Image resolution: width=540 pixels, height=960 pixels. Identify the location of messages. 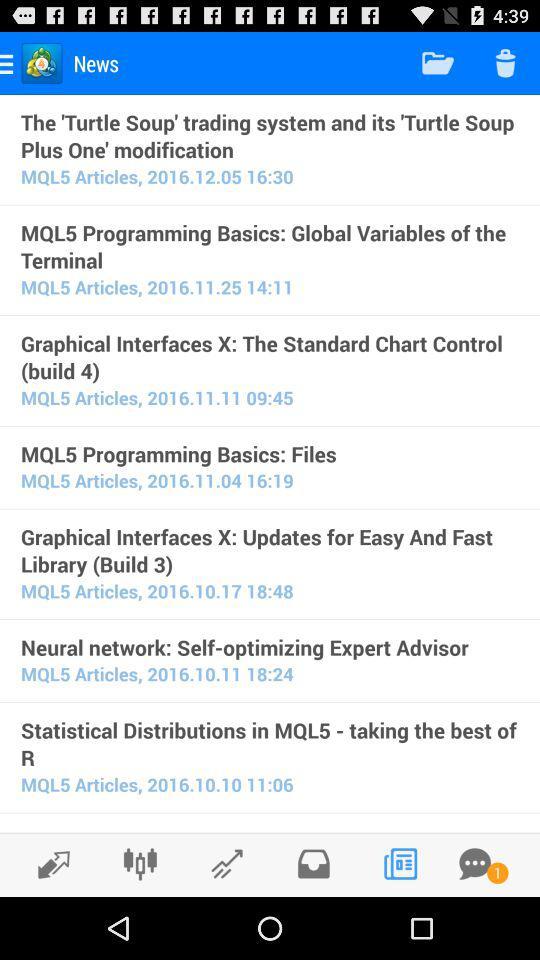
(474, 863).